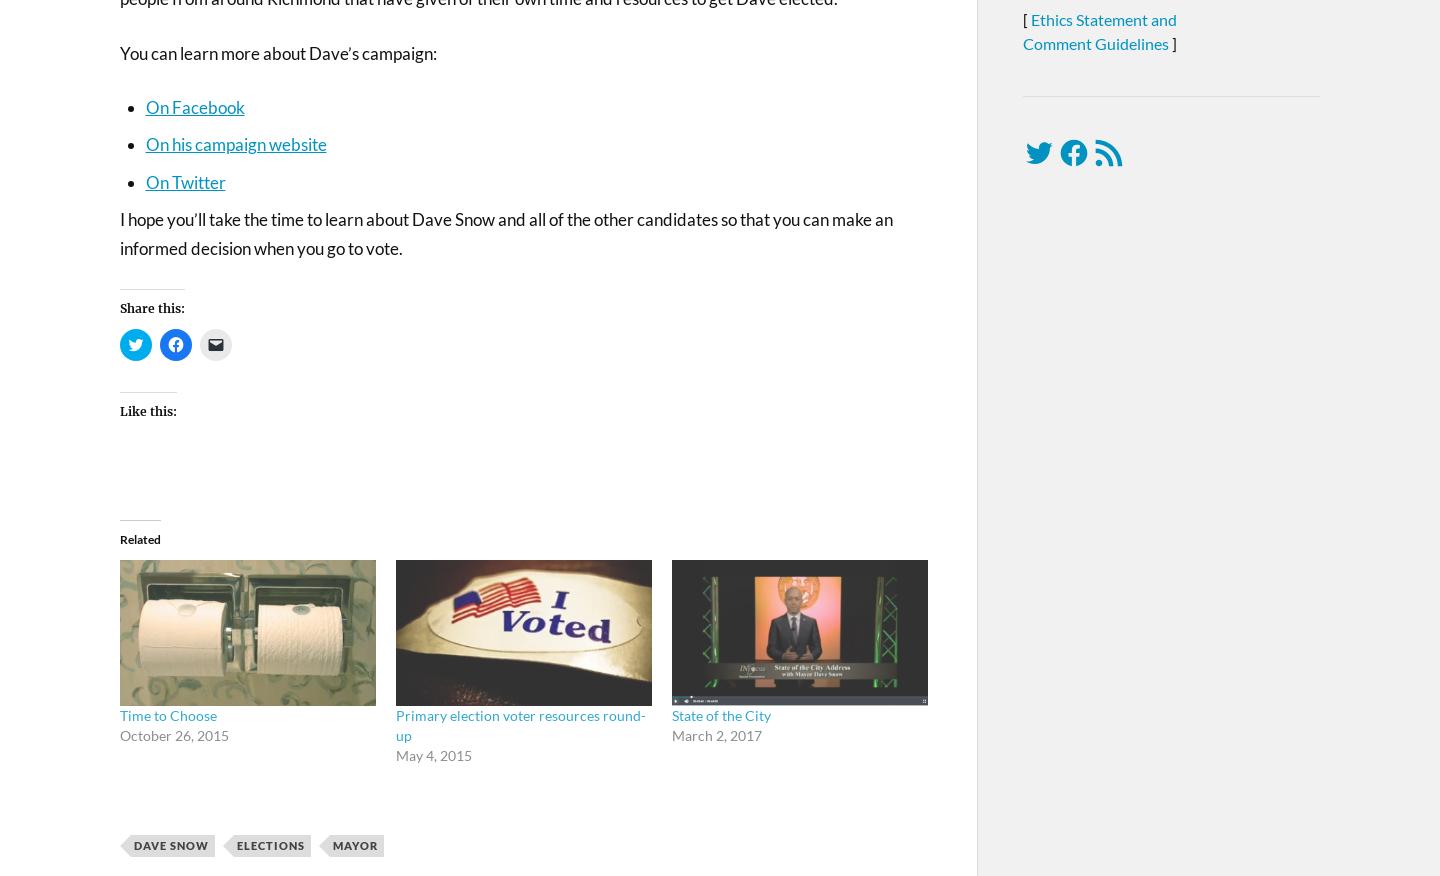  I want to click on 'On Facebook', so click(194, 106).